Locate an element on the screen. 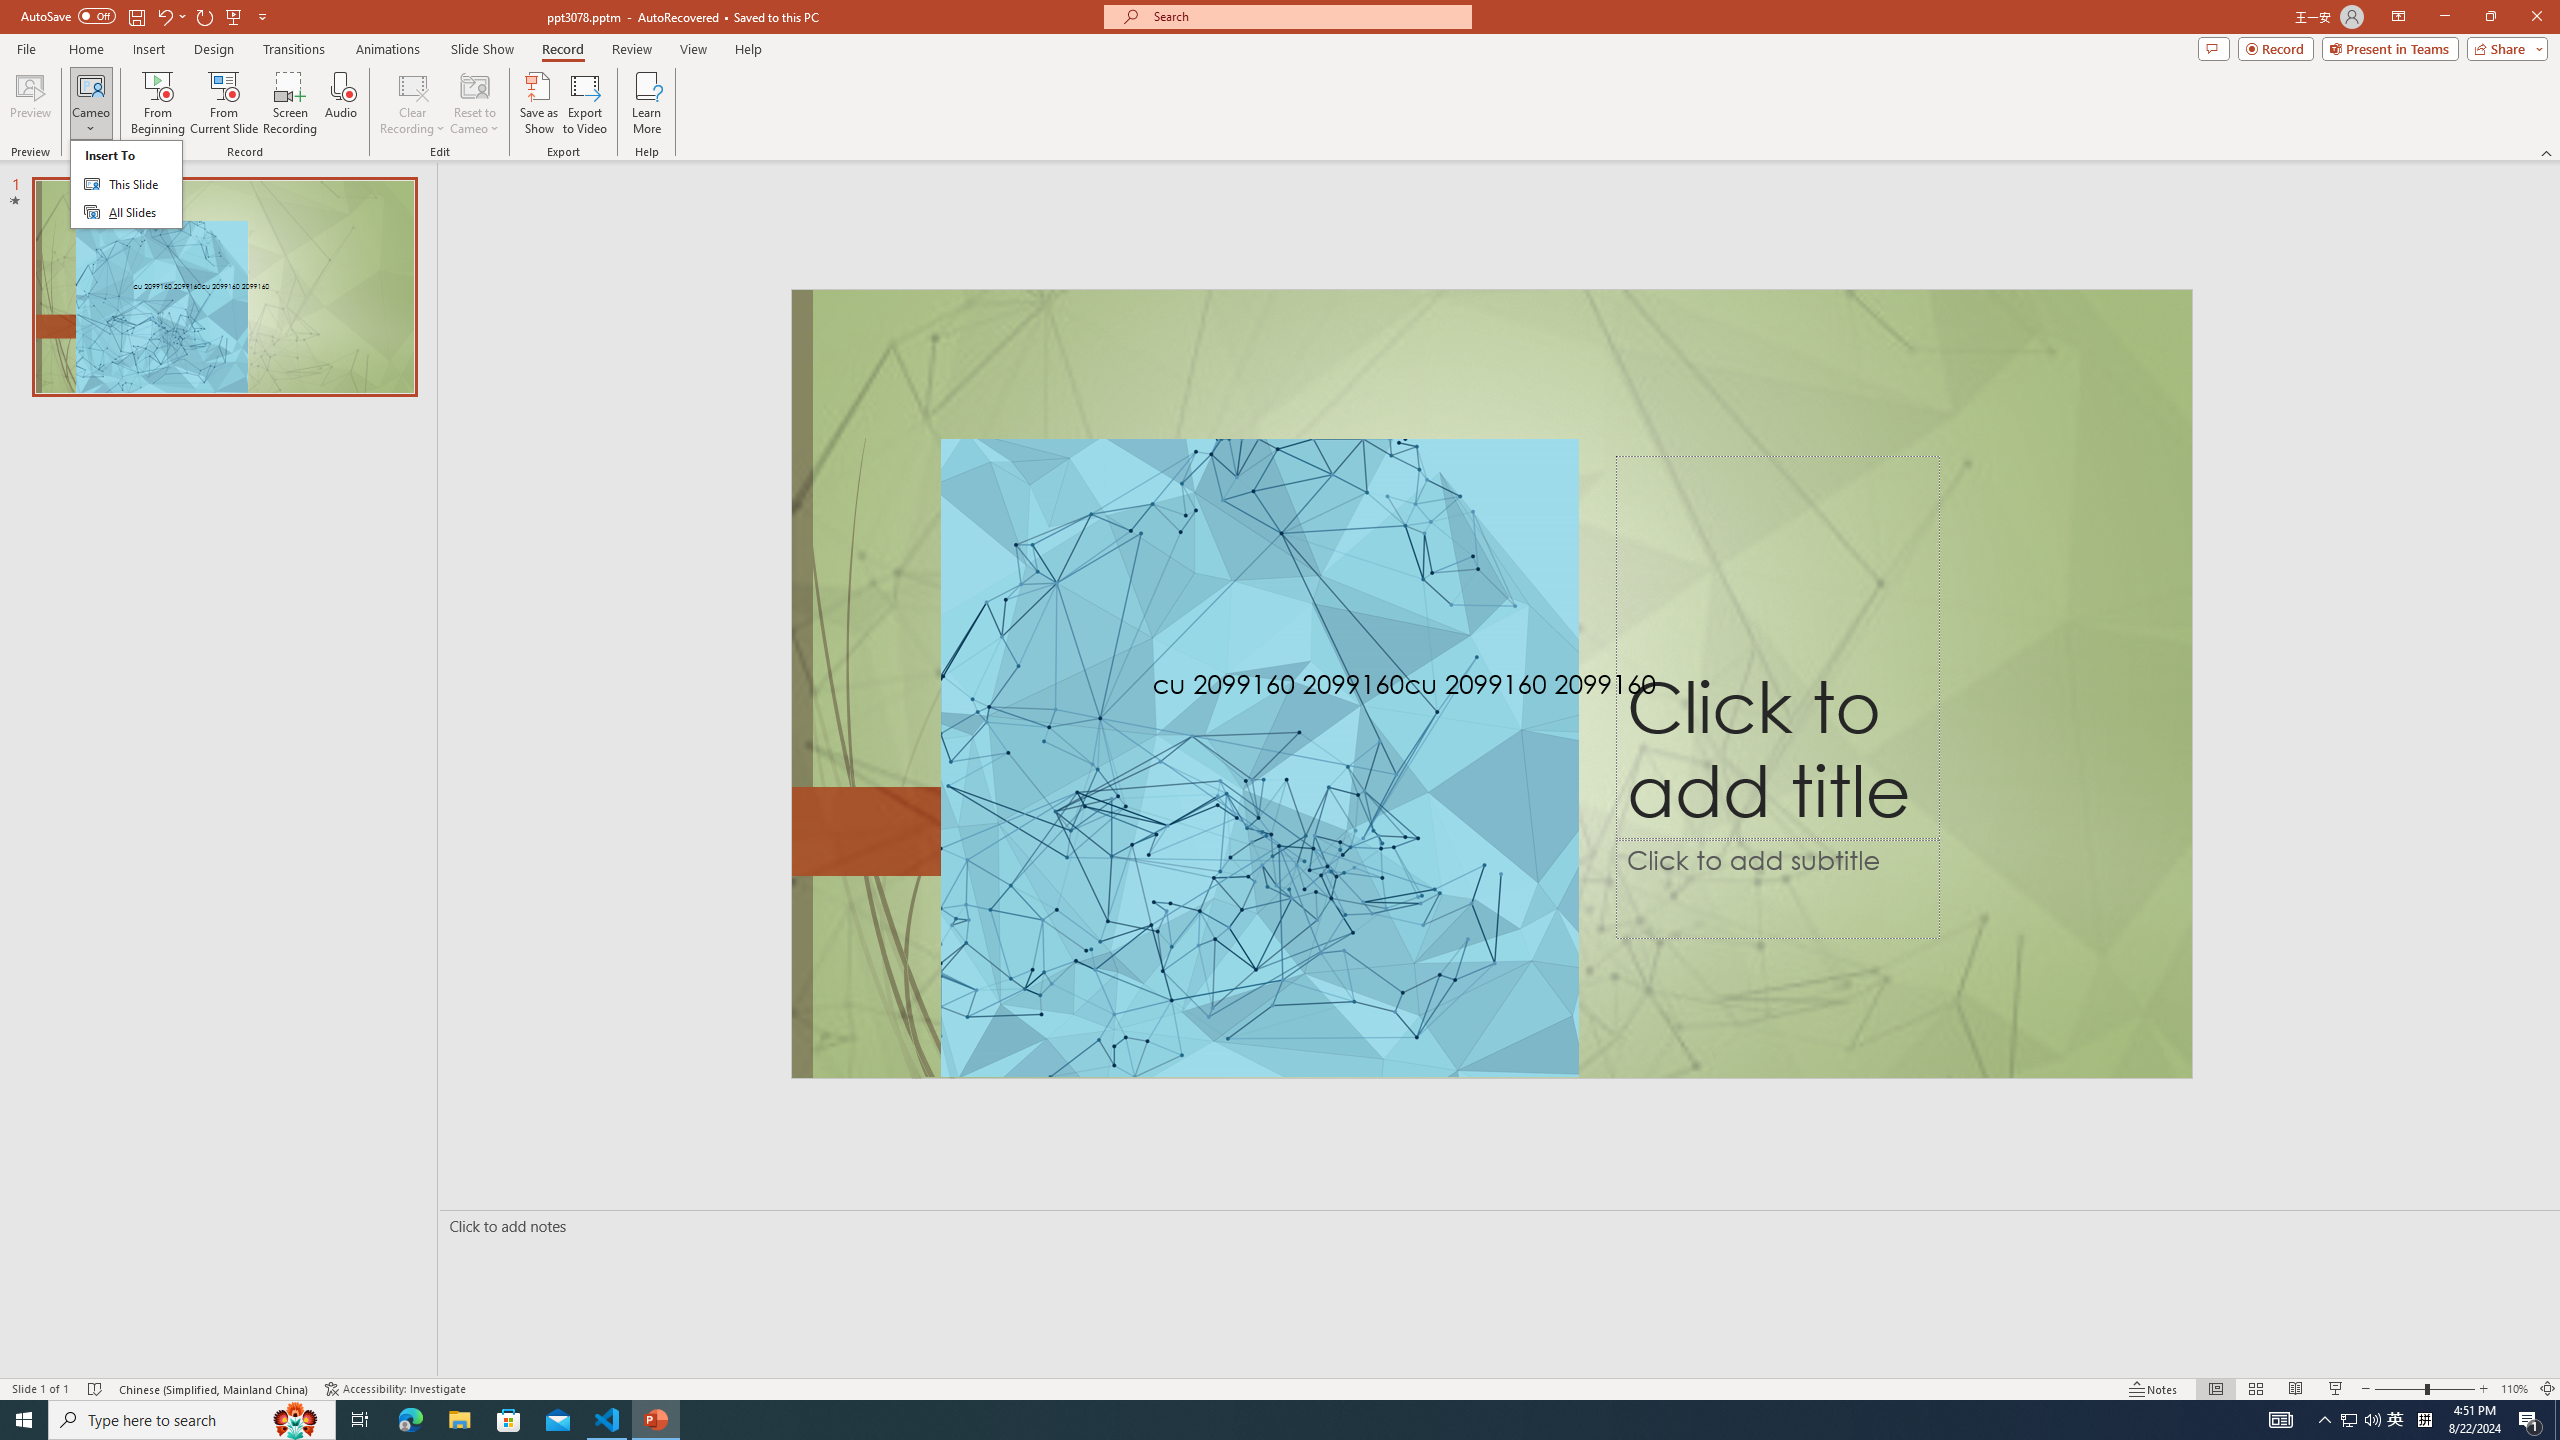  'Help' is located at coordinates (747, 49).